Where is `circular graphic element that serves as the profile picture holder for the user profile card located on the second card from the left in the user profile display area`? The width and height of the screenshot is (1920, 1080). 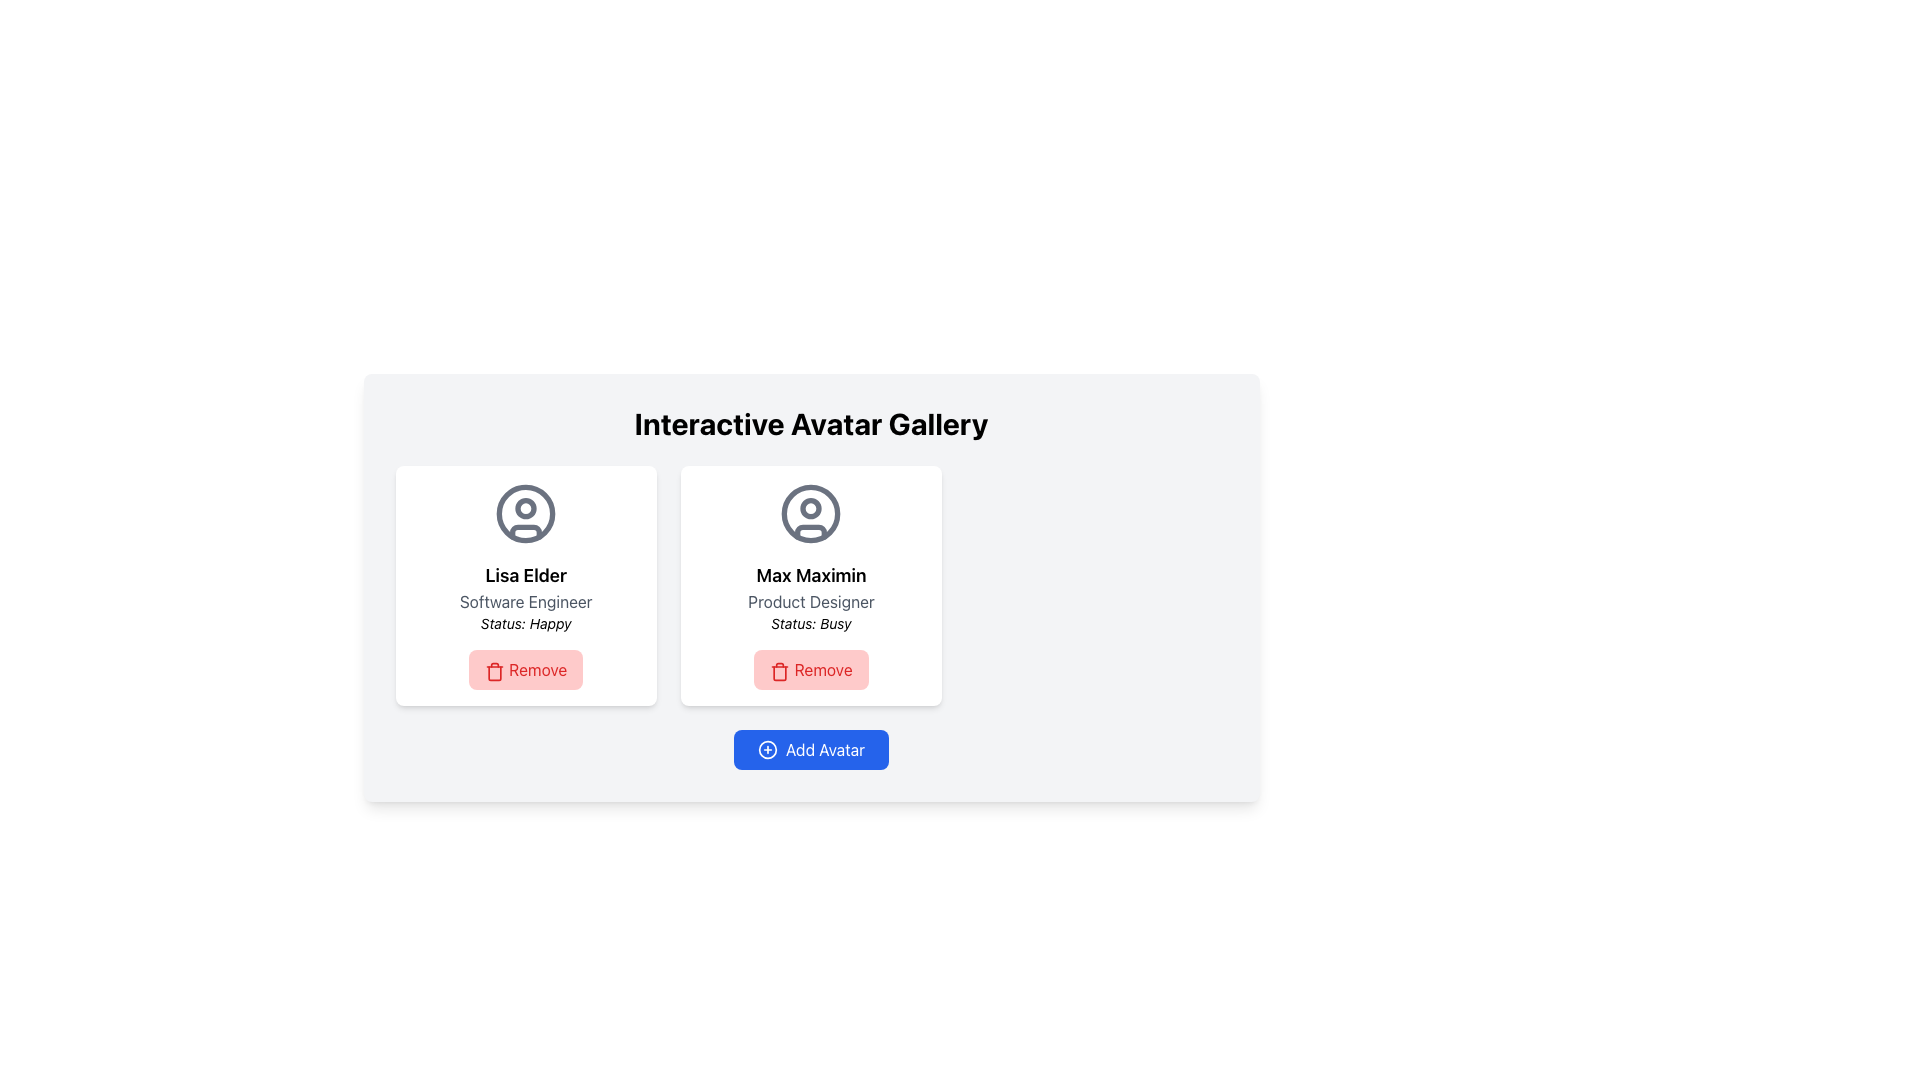
circular graphic element that serves as the profile picture holder for the user profile card located on the second card from the left in the user profile display area is located at coordinates (811, 512).